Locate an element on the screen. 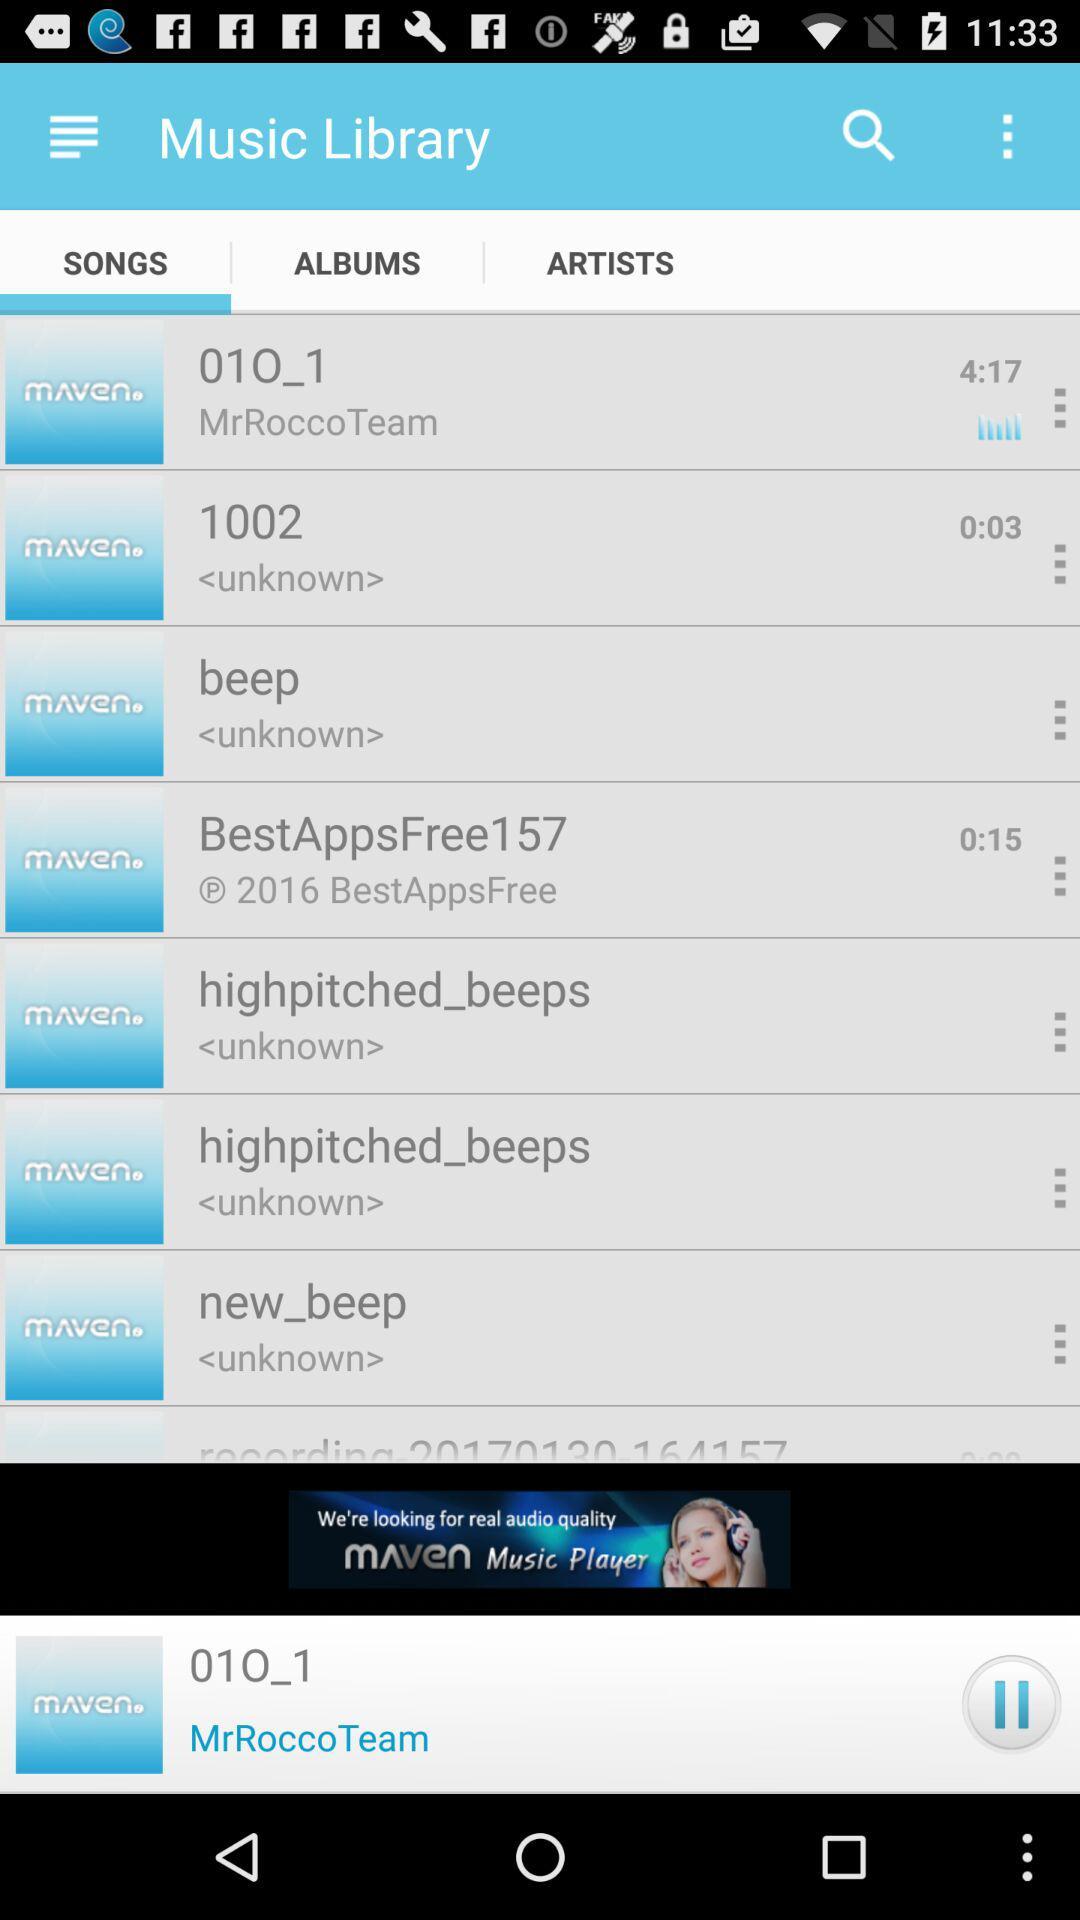  the more icon is located at coordinates (1027, 1271).